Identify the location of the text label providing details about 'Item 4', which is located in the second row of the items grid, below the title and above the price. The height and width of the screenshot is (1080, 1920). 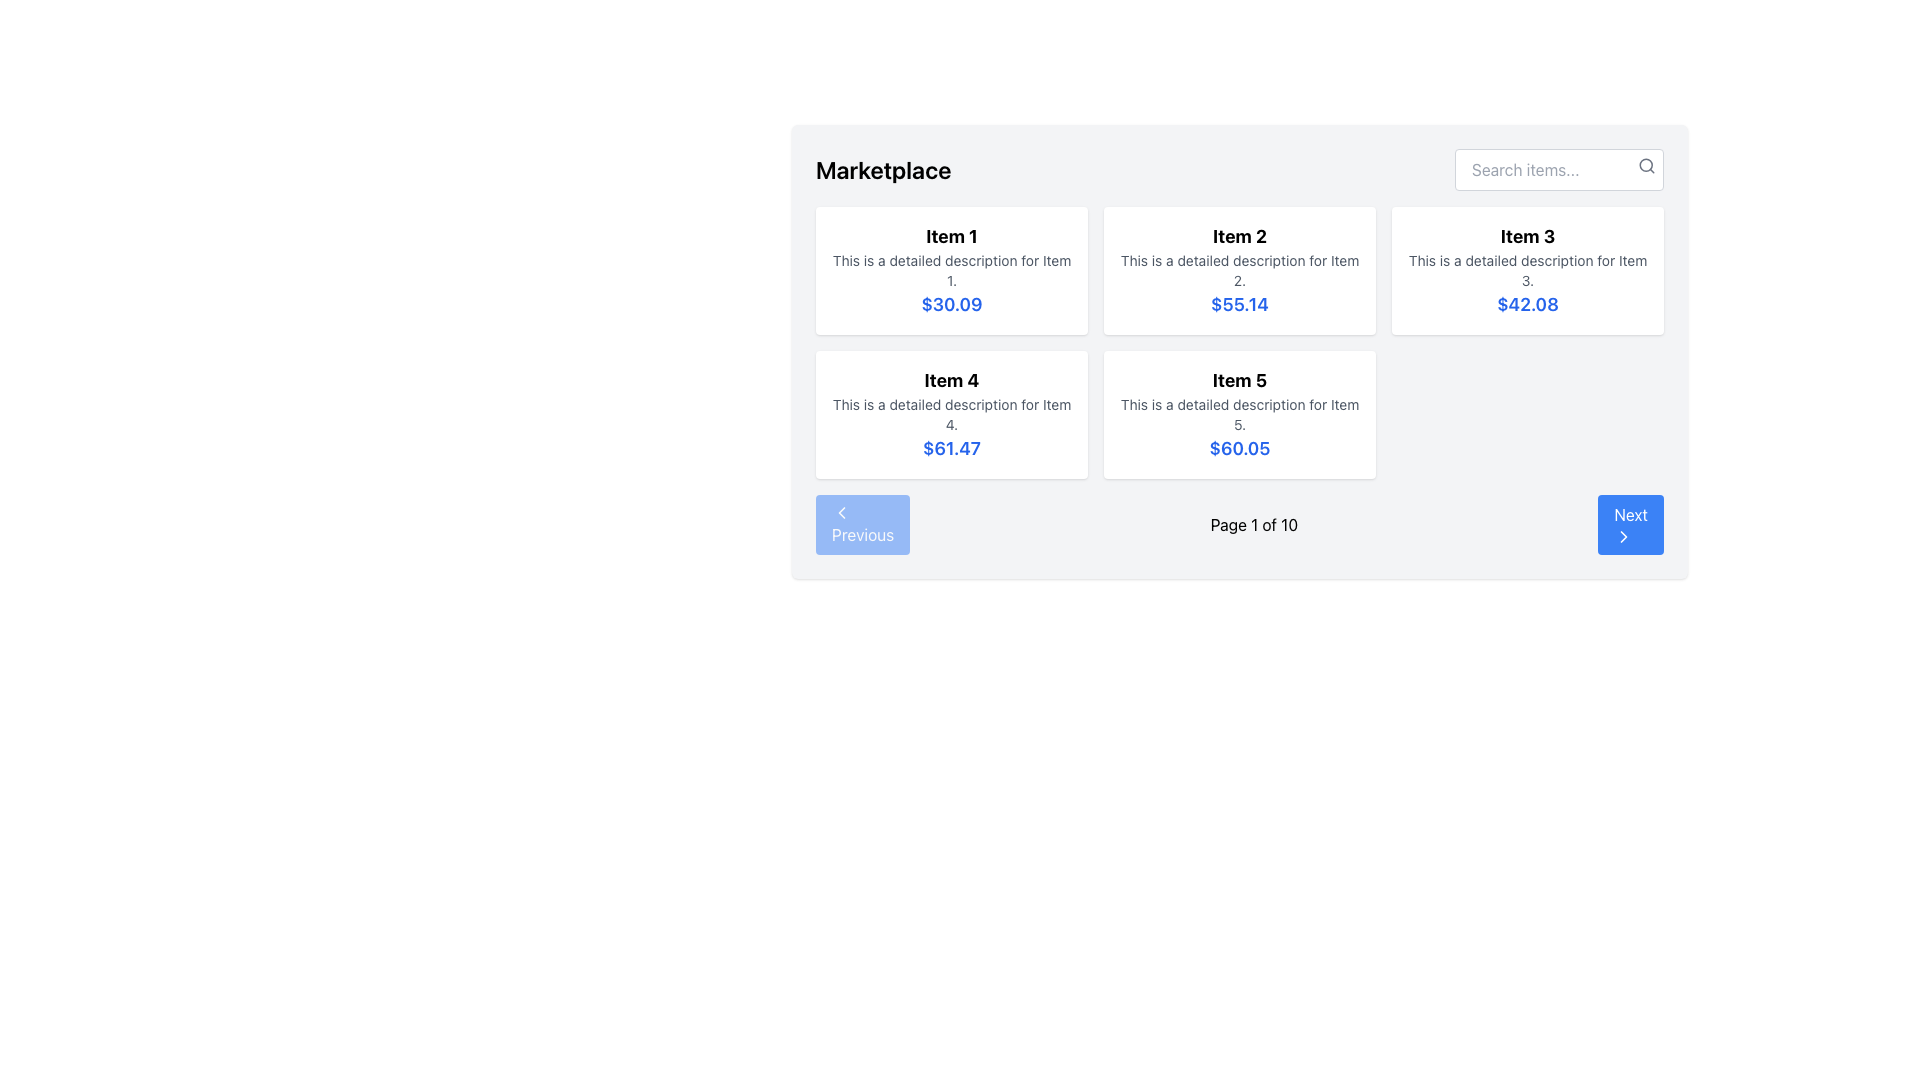
(950, 414).